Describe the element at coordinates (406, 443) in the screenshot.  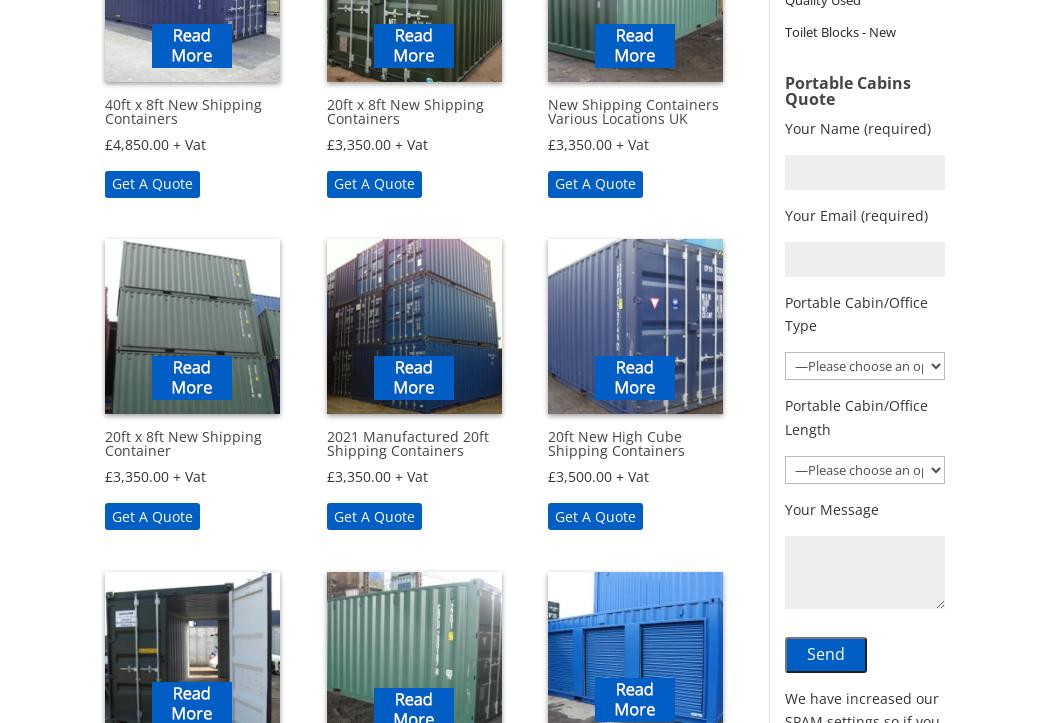
I see `'2021 Manufactured 20ft Shipping Containers'` at that location.